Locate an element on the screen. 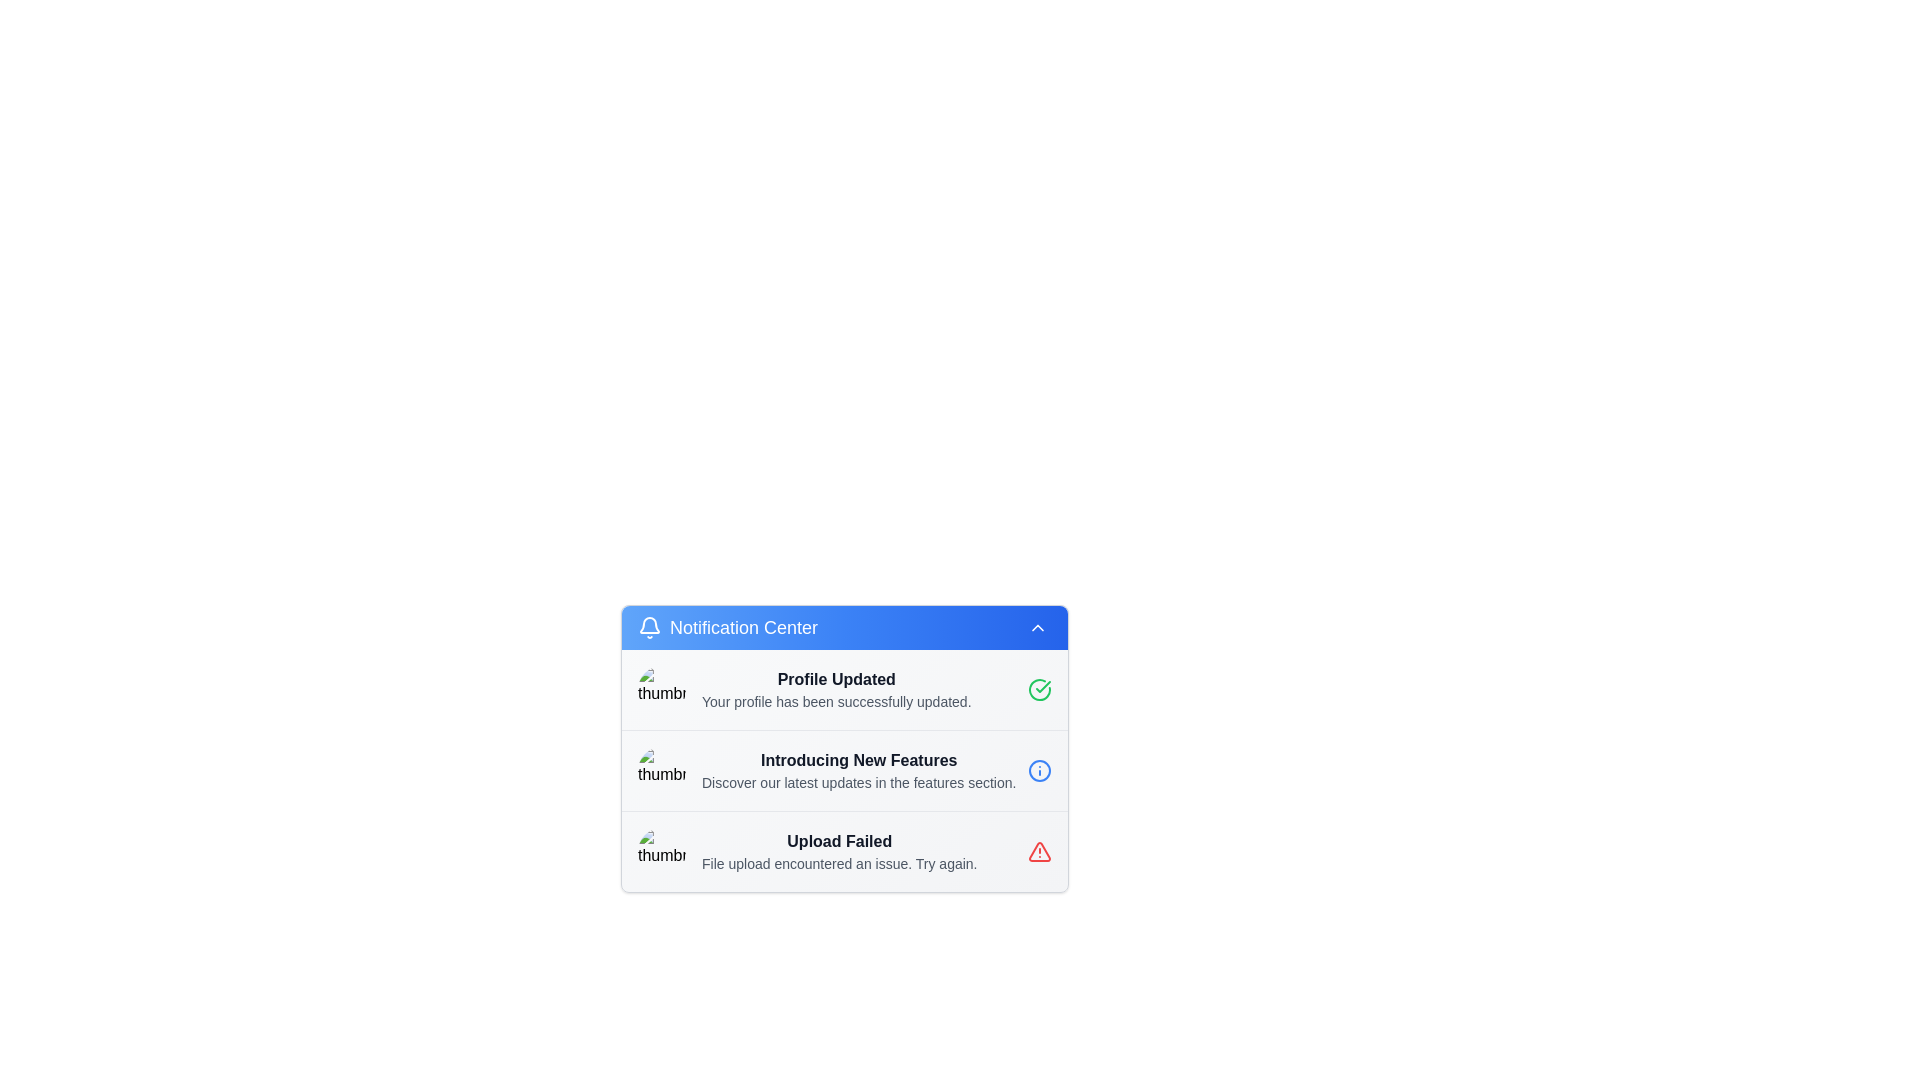 The height and width of the screenshot is (1080, 1920). the thumbnail icon representing the sender of the notification, which indicates 'Profile Updated' and provides visual context is located at coordinates (662, 689).